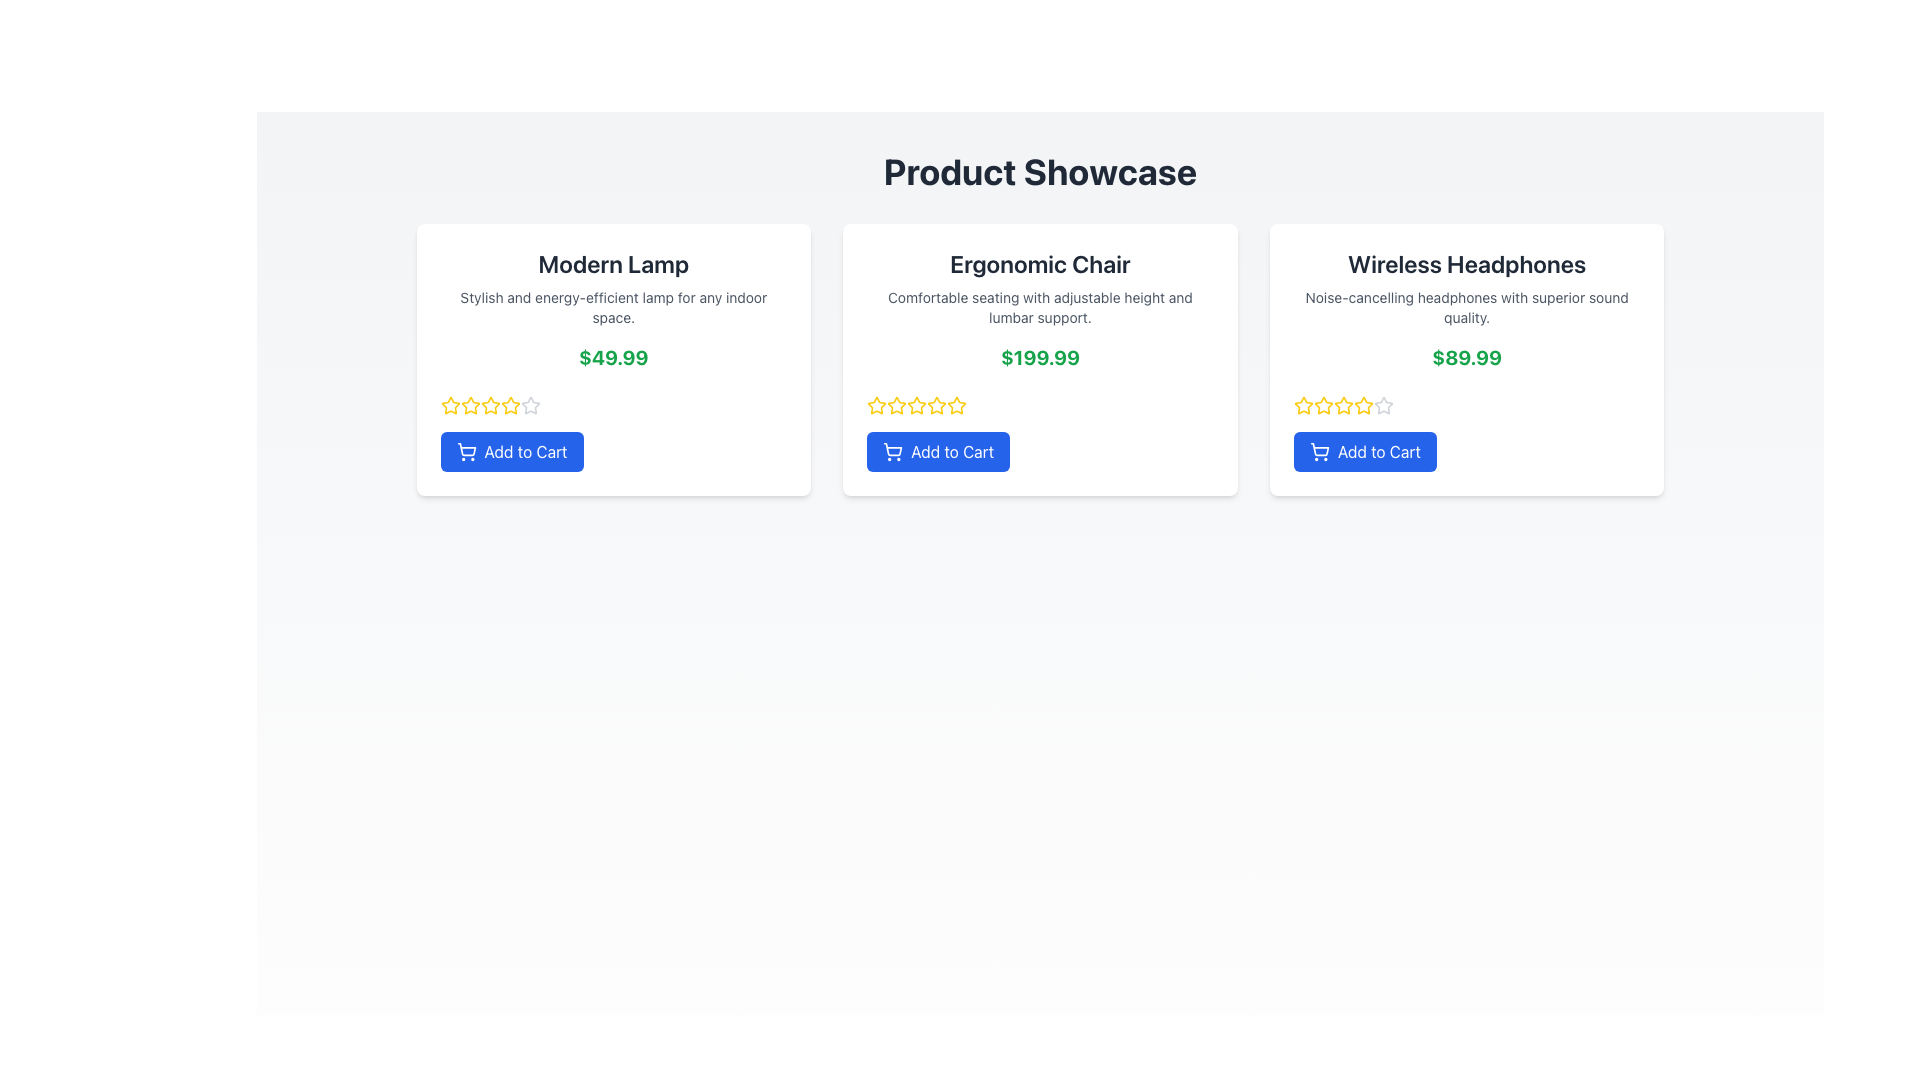 Image resolution: width=1920 pixels, height=1080 pixels. Describe the element at coordinates (937, 451) in the screenshot. I see `the 'Add to Cart' button located at the bottom section of the middle product card for 'Ergonomic Chair'` at that location.